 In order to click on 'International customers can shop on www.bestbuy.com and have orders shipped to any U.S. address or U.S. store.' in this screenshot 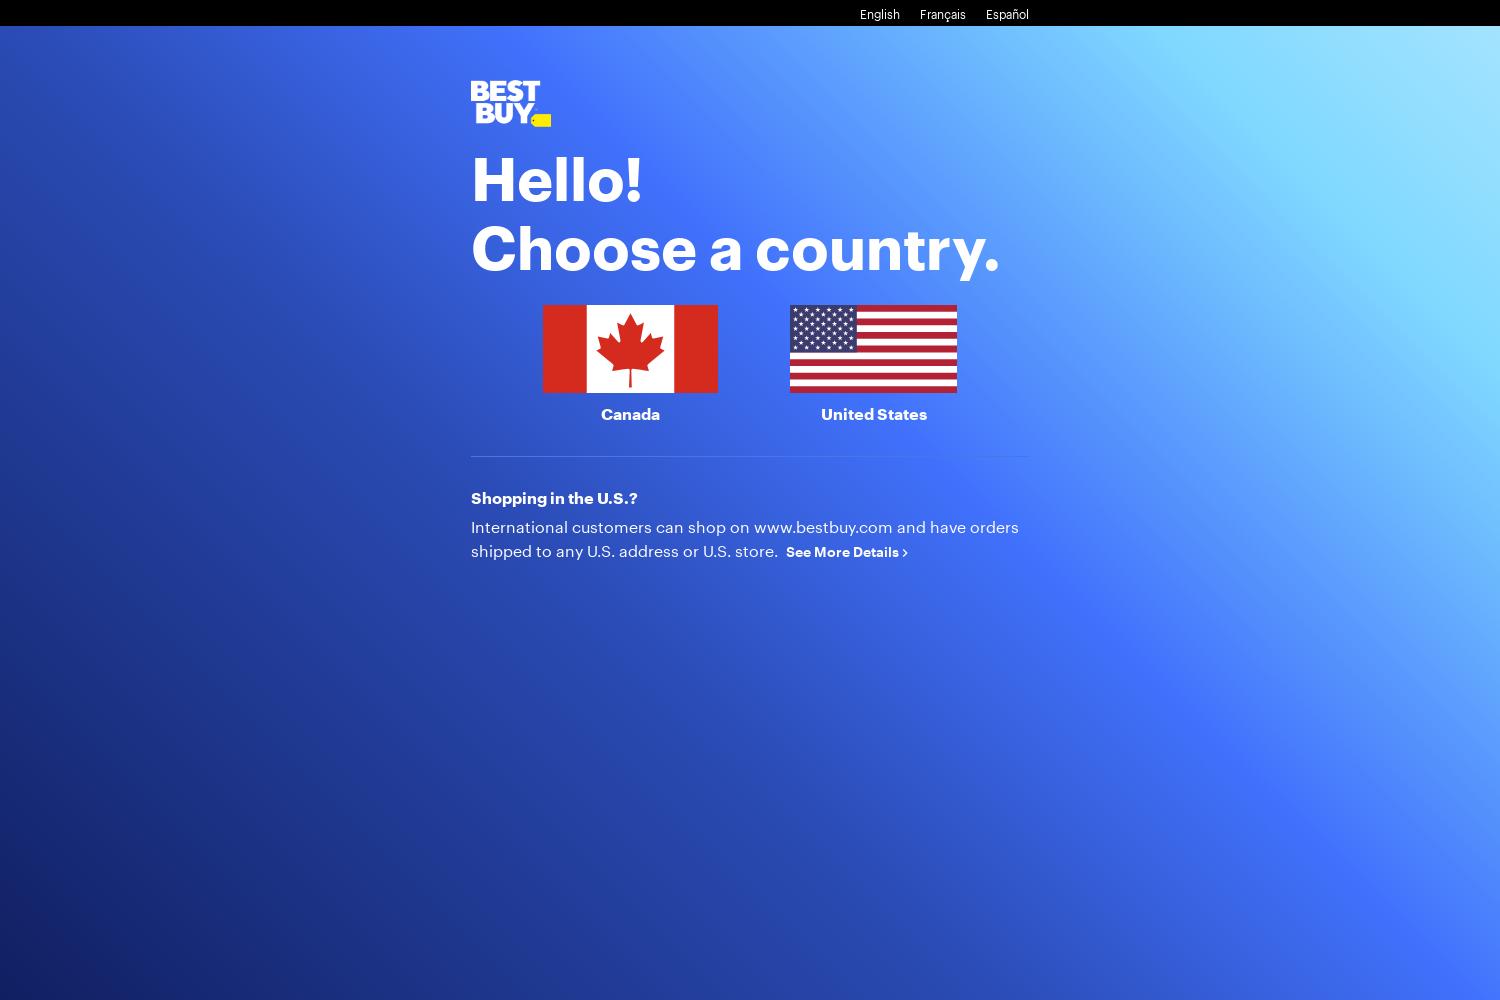, I will do `click(744, 537)`.